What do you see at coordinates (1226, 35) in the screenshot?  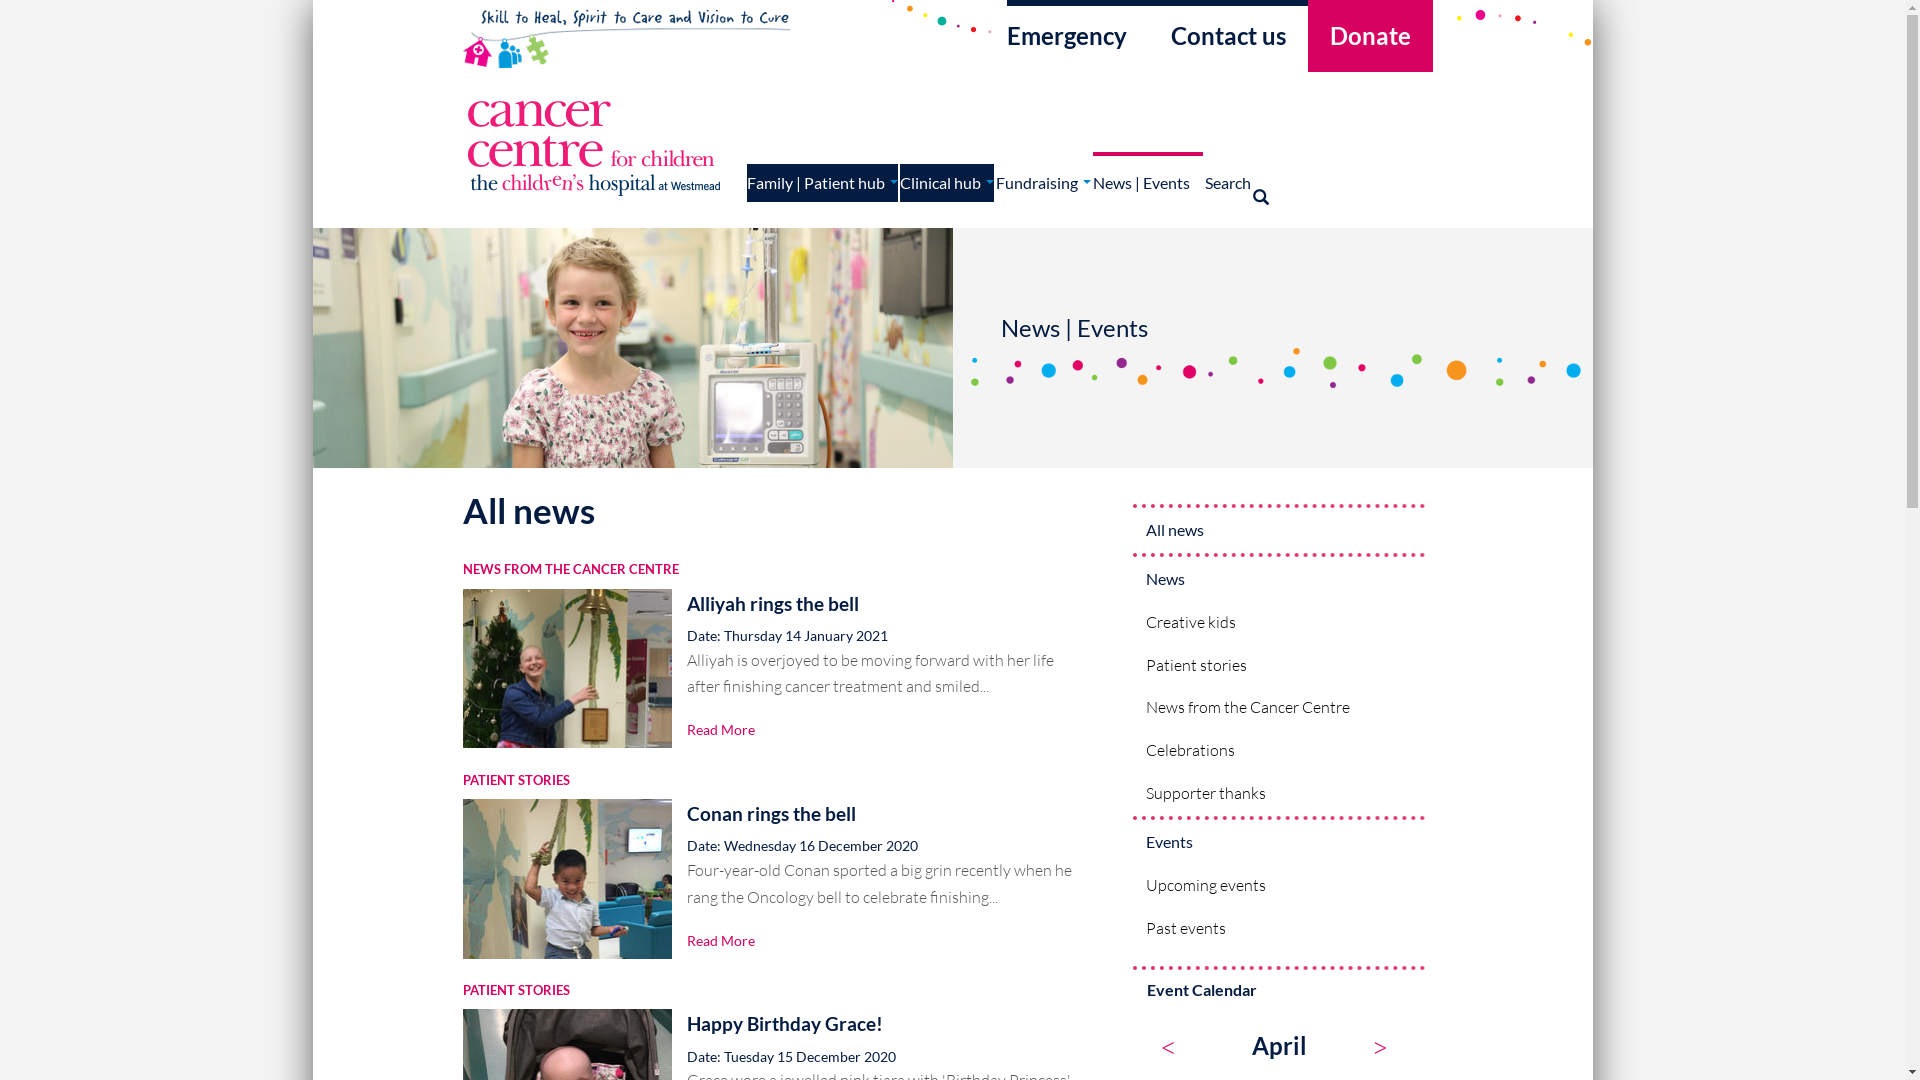 I see `'Contact us'` at bounding box center [1226, 35].